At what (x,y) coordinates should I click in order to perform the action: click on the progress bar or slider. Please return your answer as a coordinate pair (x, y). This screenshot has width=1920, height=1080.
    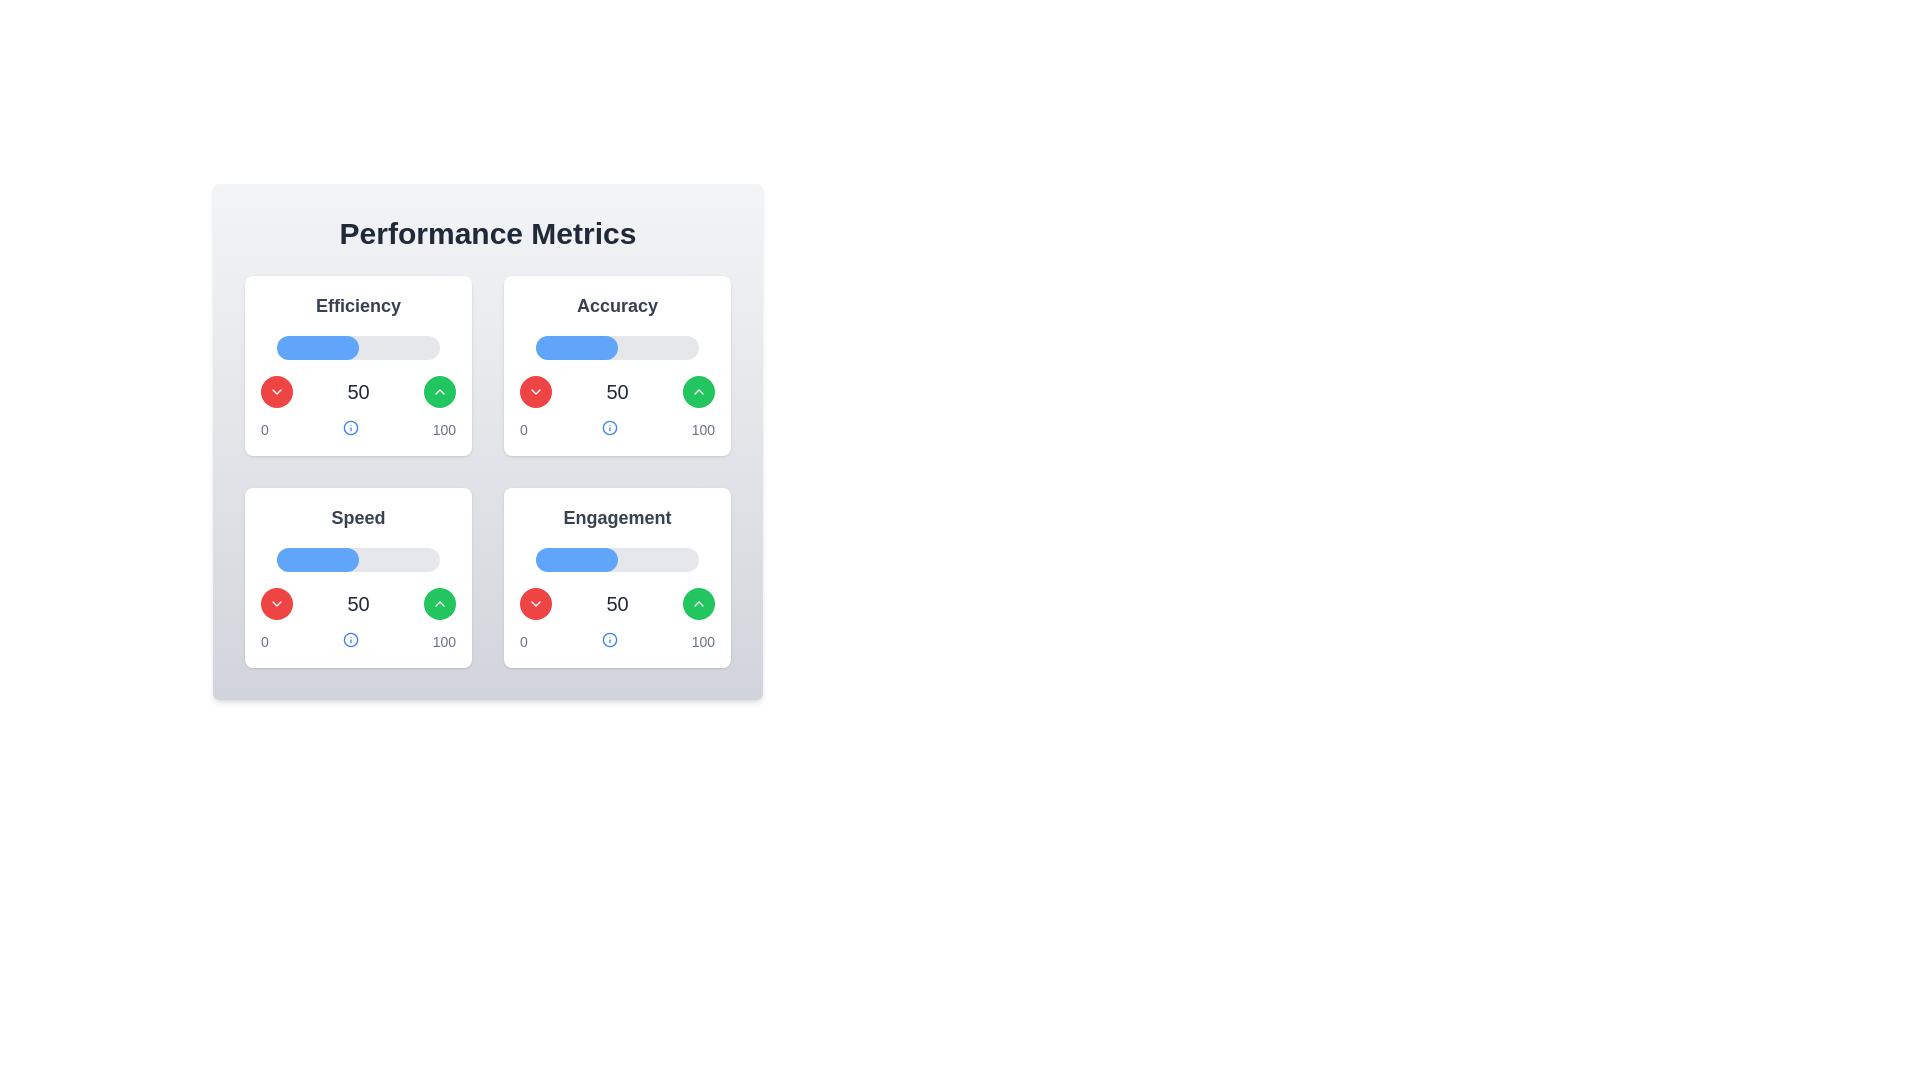
    Looking at the image, I should click on (417, 559).